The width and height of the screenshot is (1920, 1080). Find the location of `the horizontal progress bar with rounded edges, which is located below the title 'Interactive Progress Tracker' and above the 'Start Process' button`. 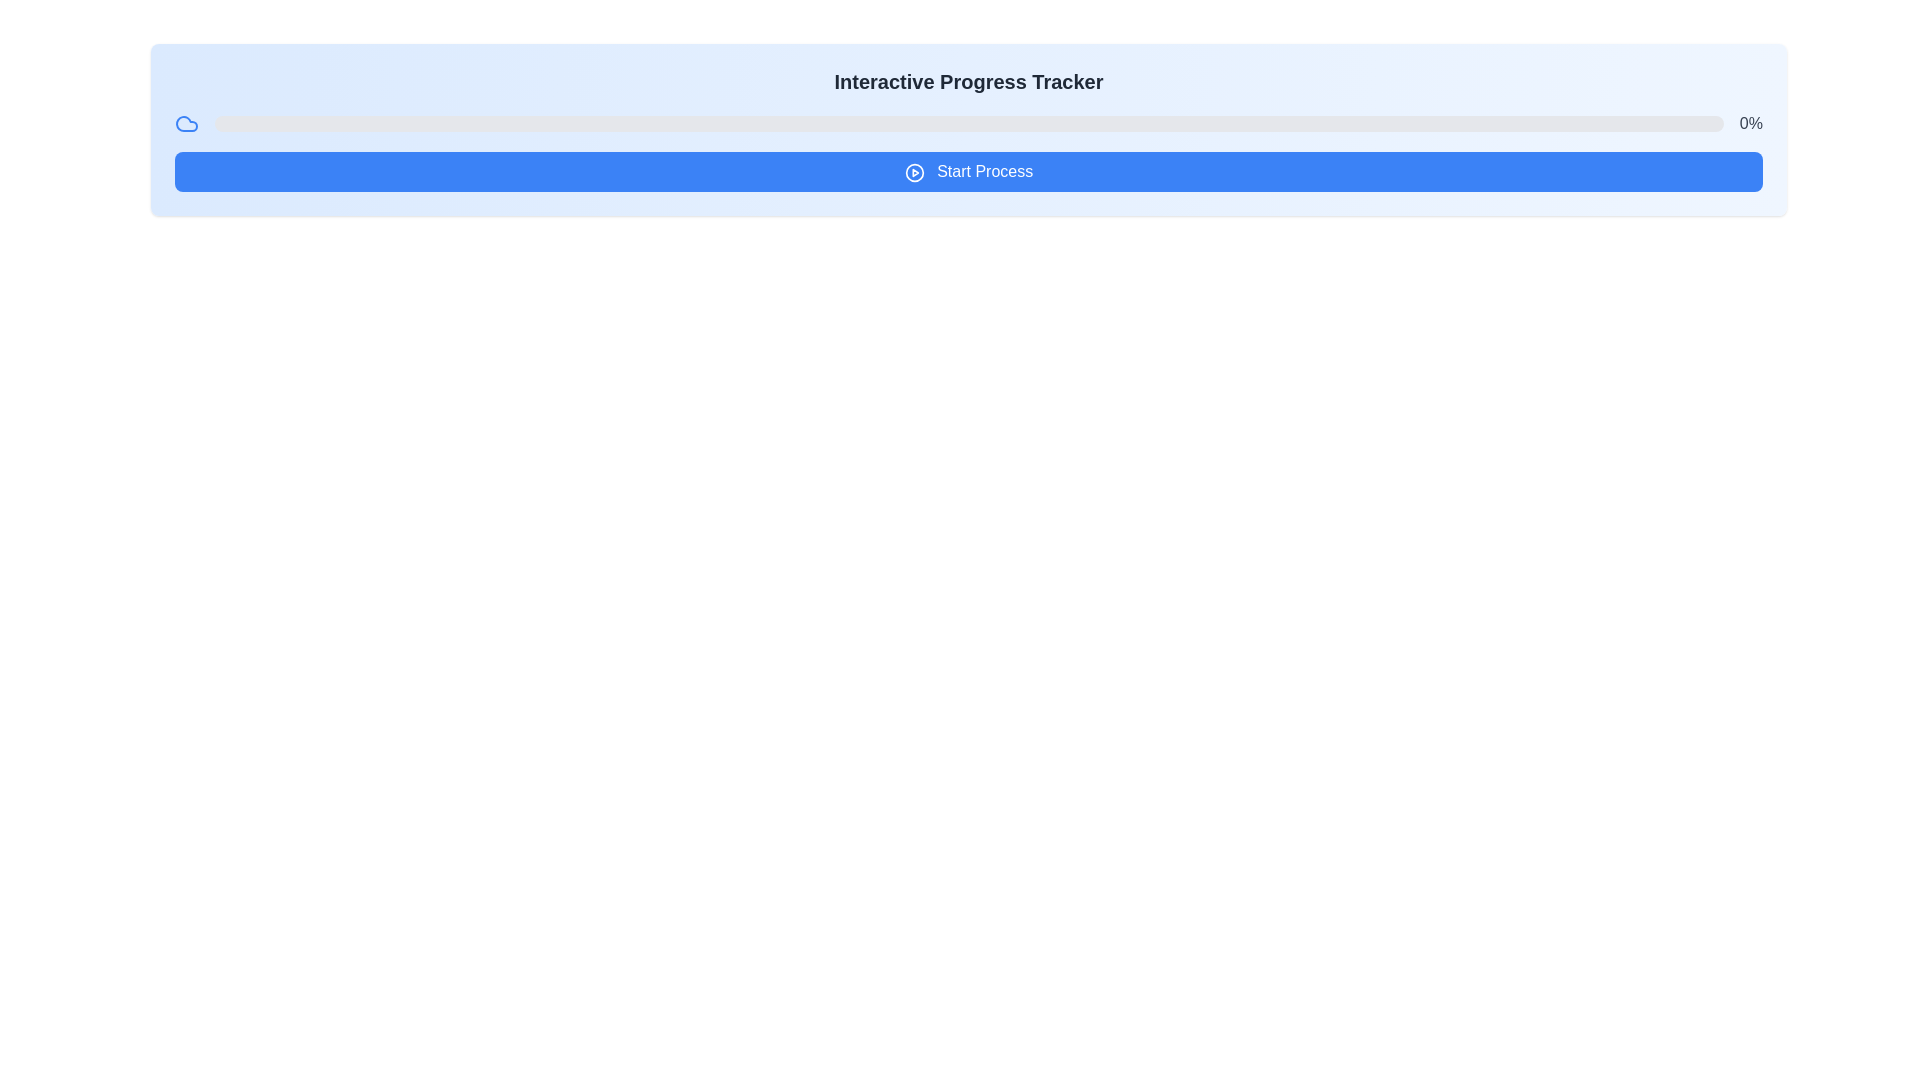

the horizontal progress bar with rounded edges, which is located below the title 'Interactive Progress Tracker' and above the 'Start Process' button is located at coordinates (969, 123).